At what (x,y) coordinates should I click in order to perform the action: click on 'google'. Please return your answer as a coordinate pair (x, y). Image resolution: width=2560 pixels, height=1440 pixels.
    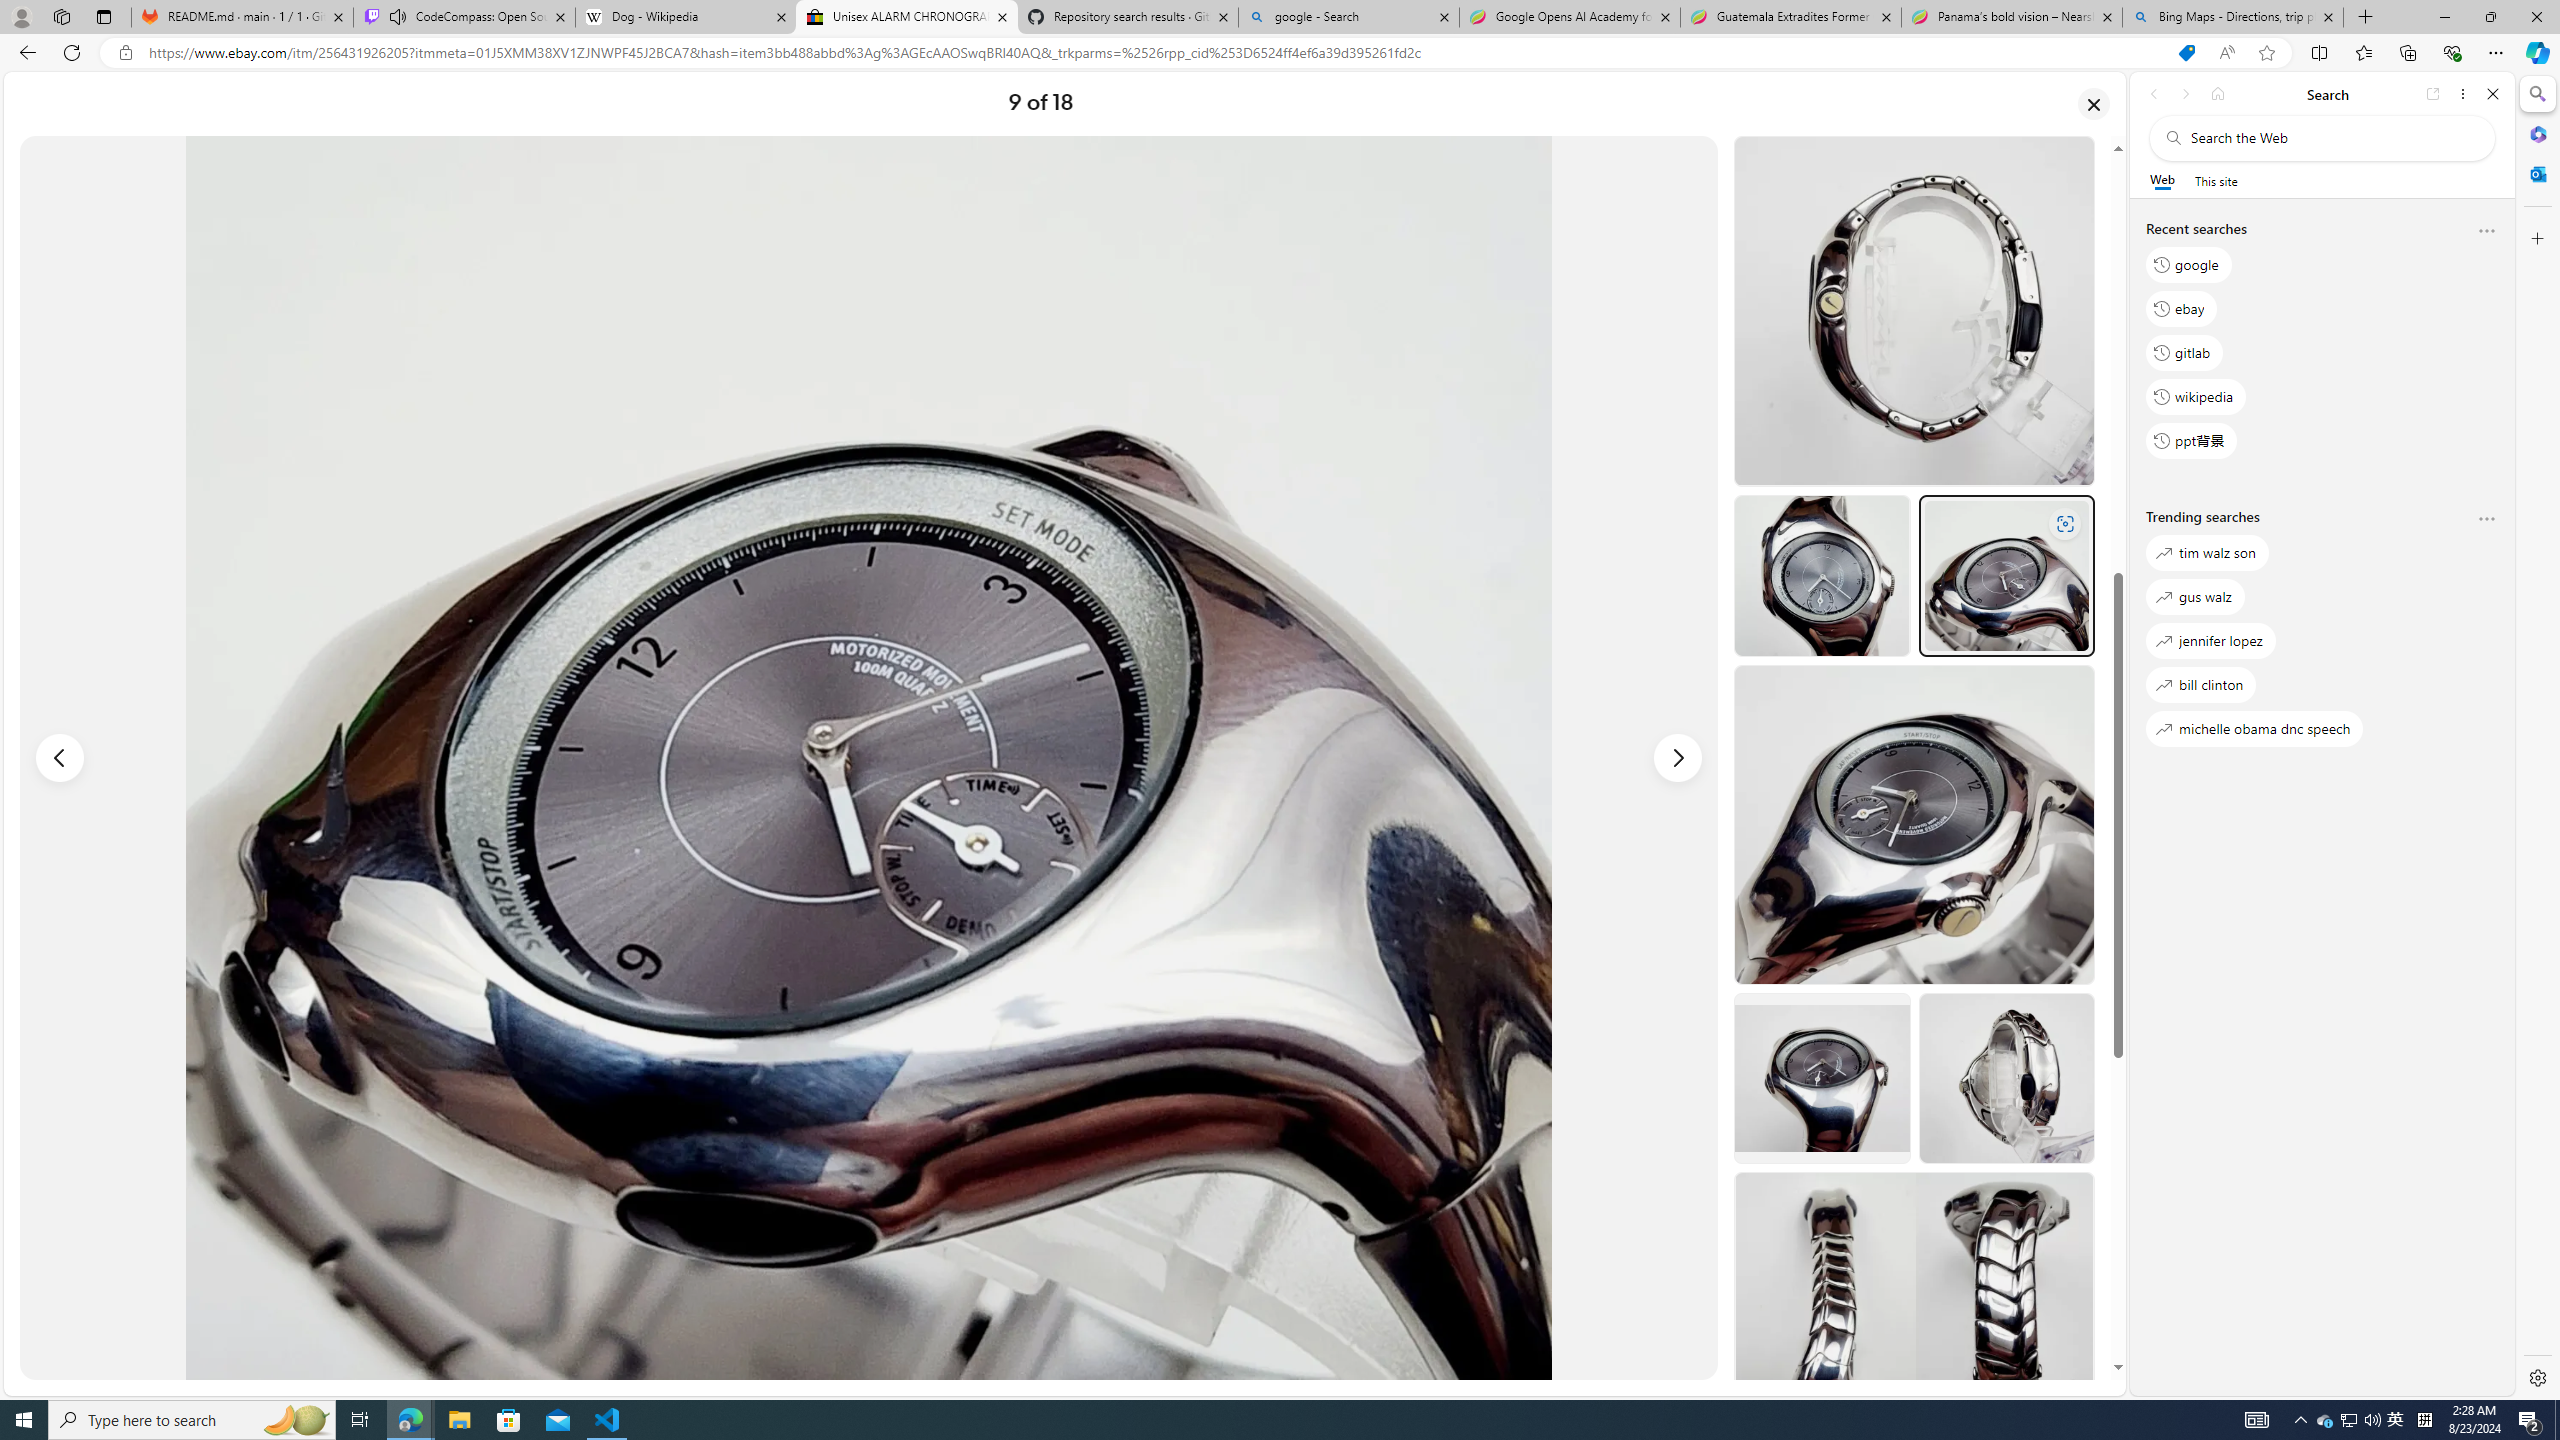
    Looking at the image, I should click on (2188, 264).